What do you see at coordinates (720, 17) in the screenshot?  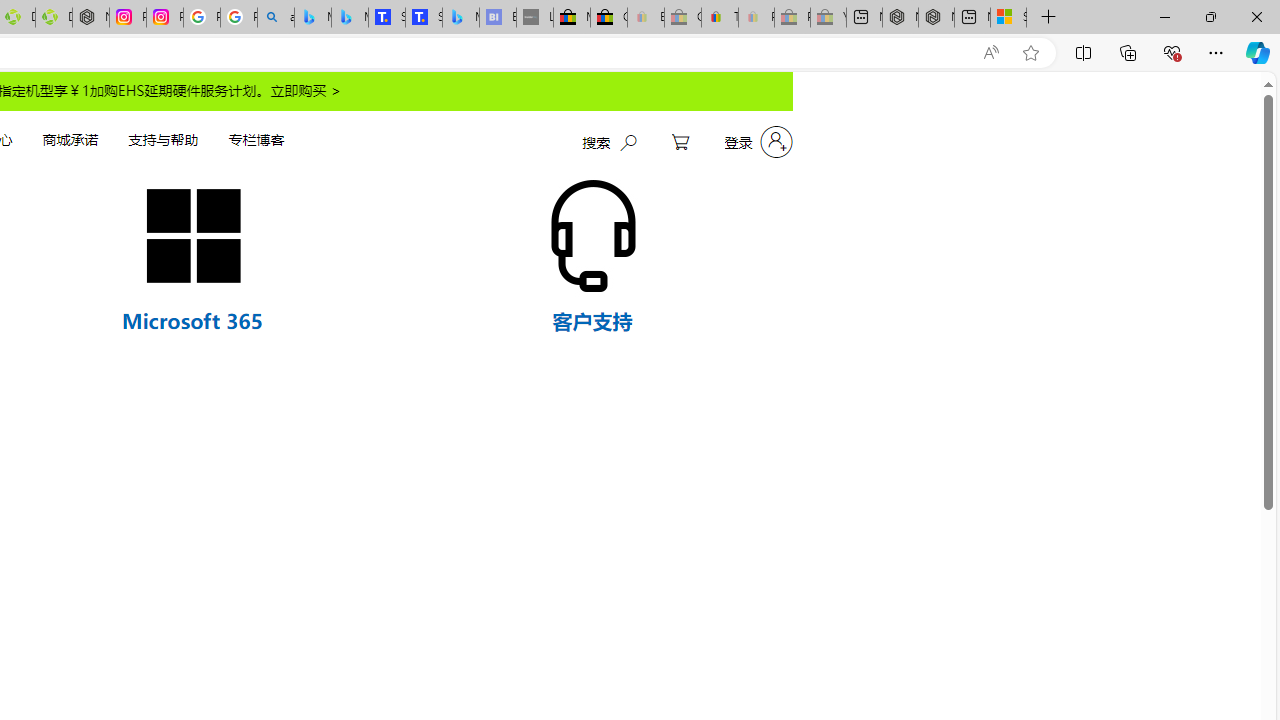 I see `'Threats and offensive language policy | eBay'` at bounding box center [720, 17].